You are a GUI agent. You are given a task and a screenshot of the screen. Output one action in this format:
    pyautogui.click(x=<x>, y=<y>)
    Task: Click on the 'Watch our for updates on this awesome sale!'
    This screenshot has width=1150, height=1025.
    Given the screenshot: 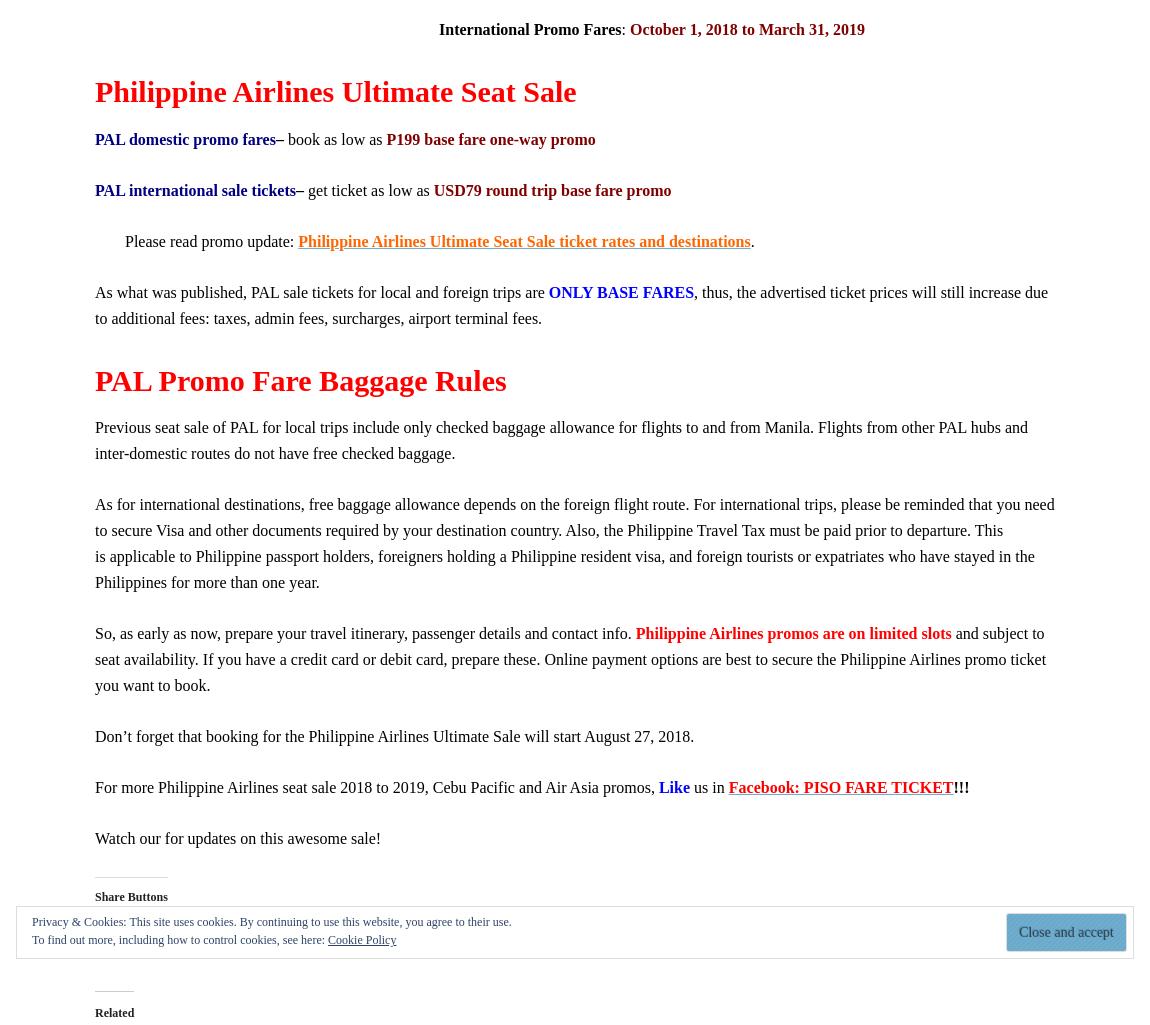 What is the action you would take?
    pyautogui.click(x=93, y=837)
    